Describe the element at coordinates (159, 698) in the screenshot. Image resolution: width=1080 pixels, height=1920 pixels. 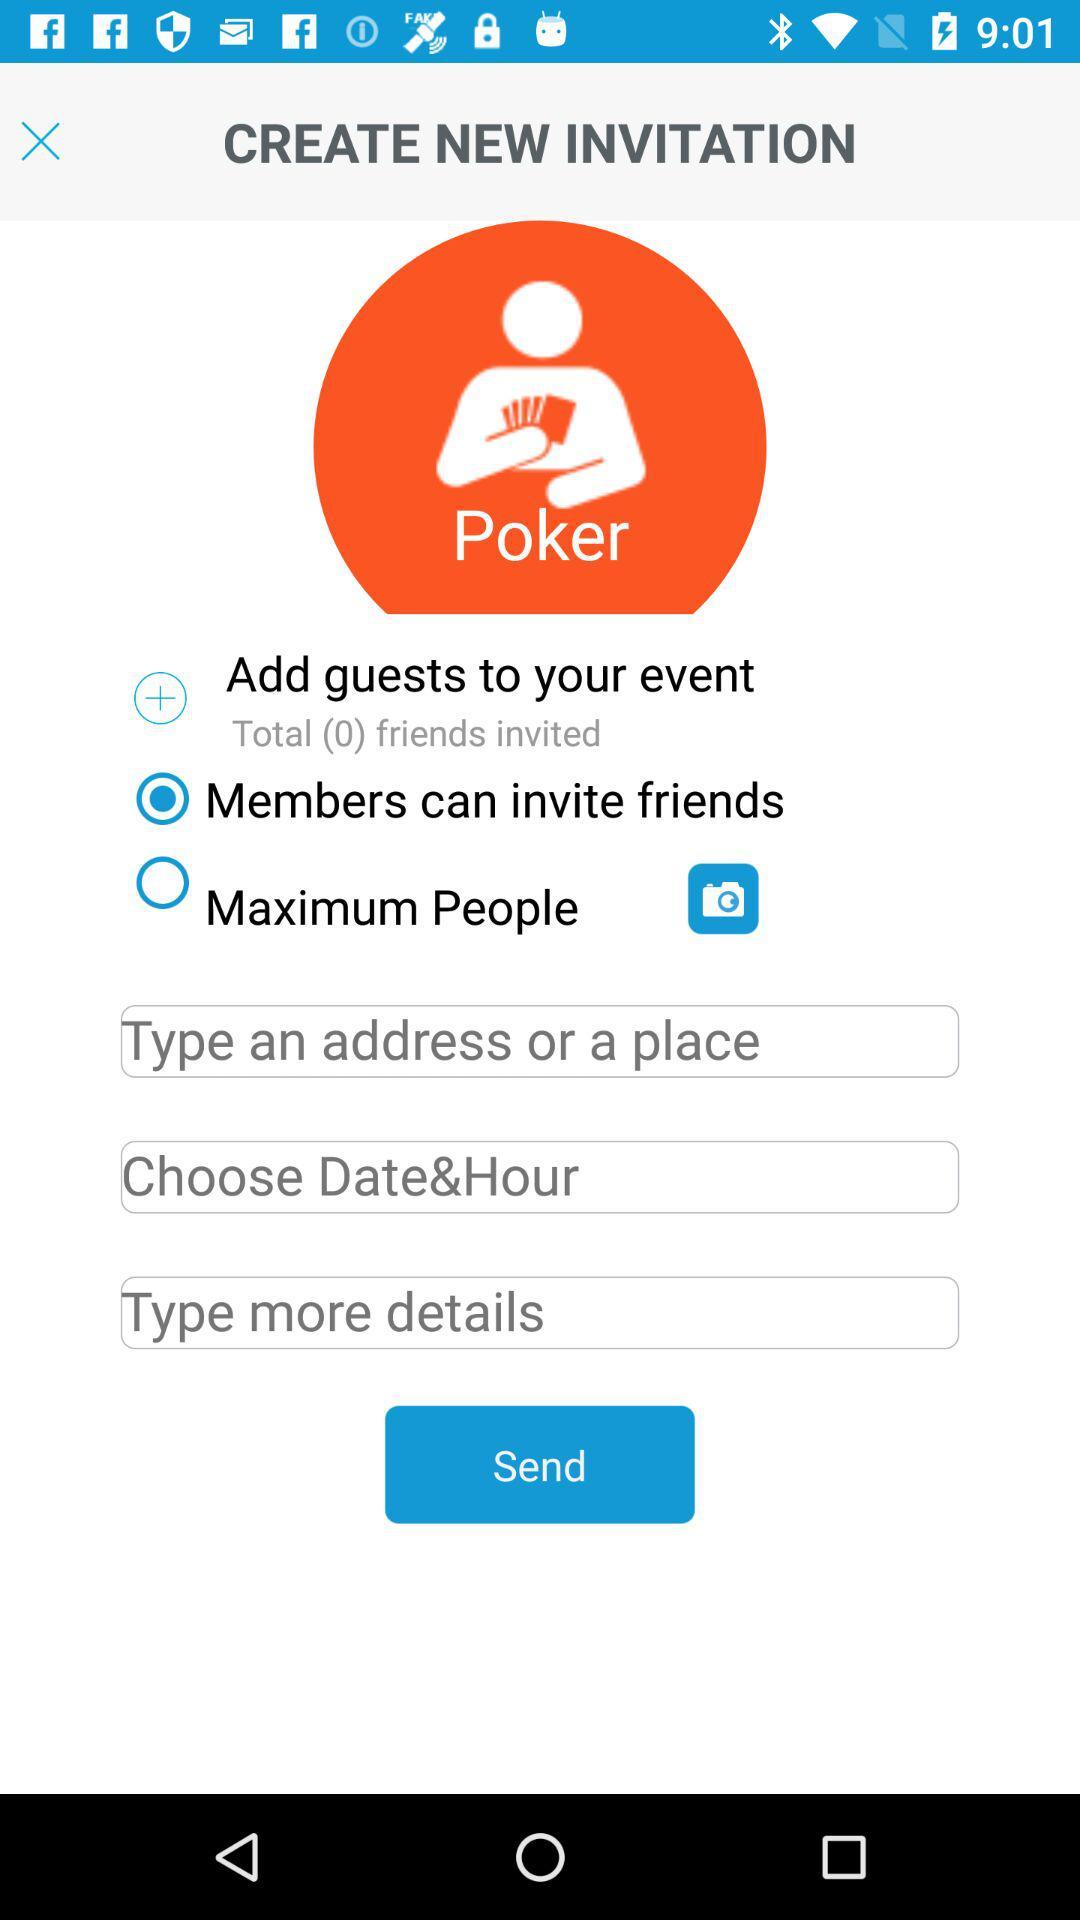
I see `the add icon` at that location.